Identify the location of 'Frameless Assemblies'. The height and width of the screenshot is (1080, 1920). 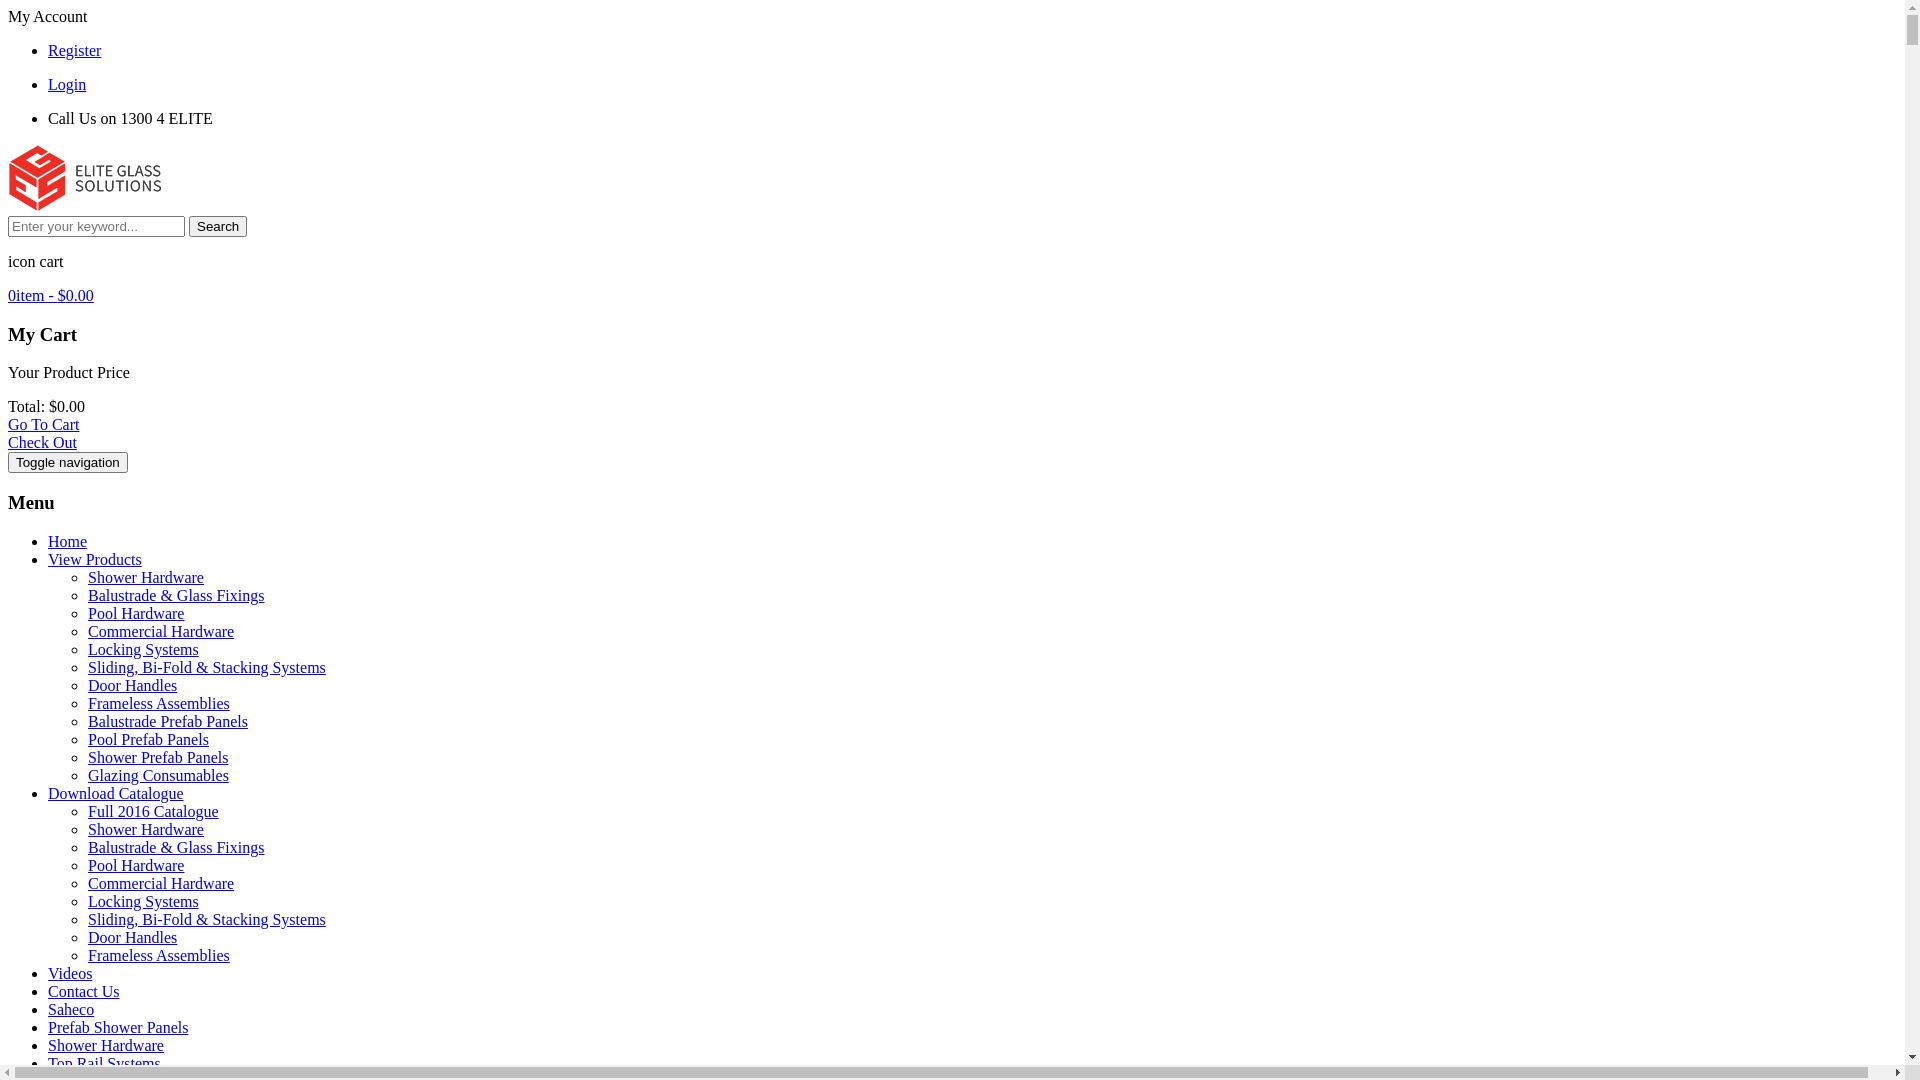
(157, 954).